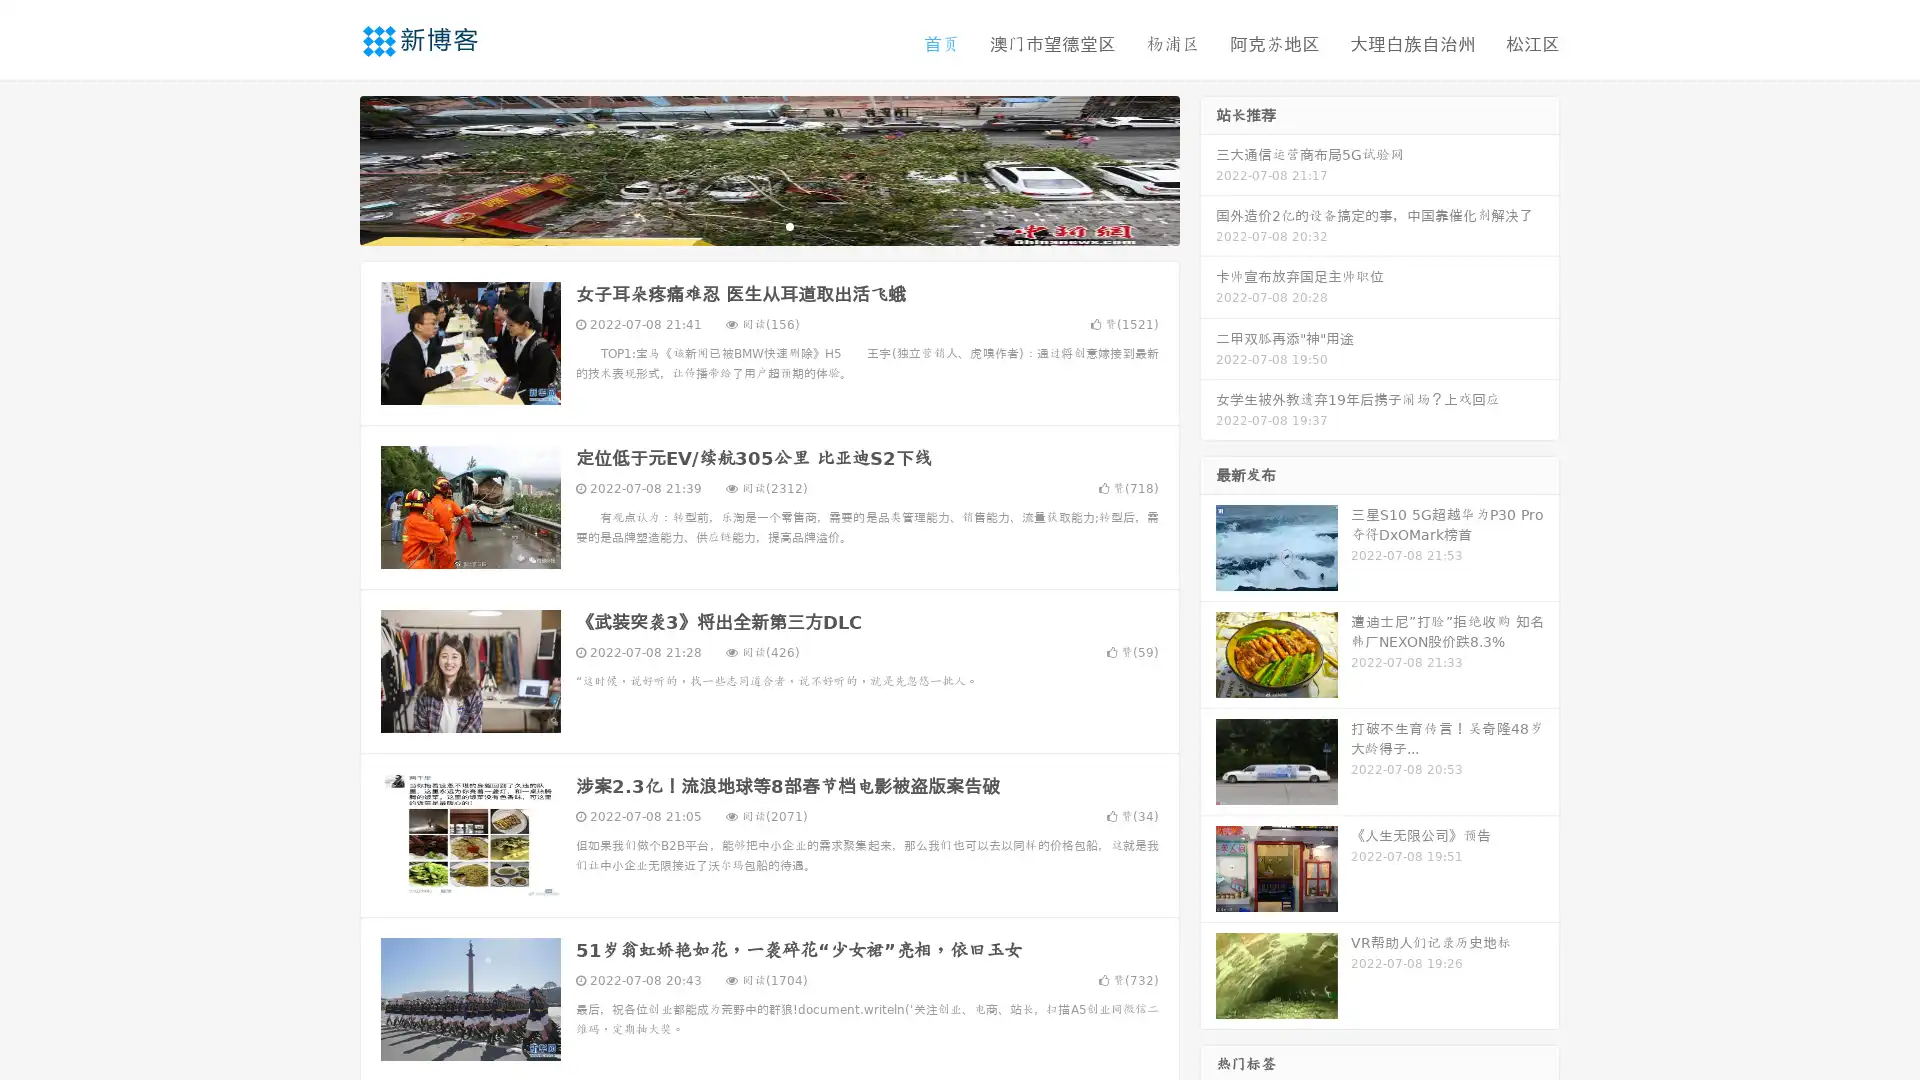 The height and width of the screenshot is (1080, 1920). What do you see at coordinates (789, 225) in the screenshot?
I see `Go to slide 3` at bounding box center [789, 225].